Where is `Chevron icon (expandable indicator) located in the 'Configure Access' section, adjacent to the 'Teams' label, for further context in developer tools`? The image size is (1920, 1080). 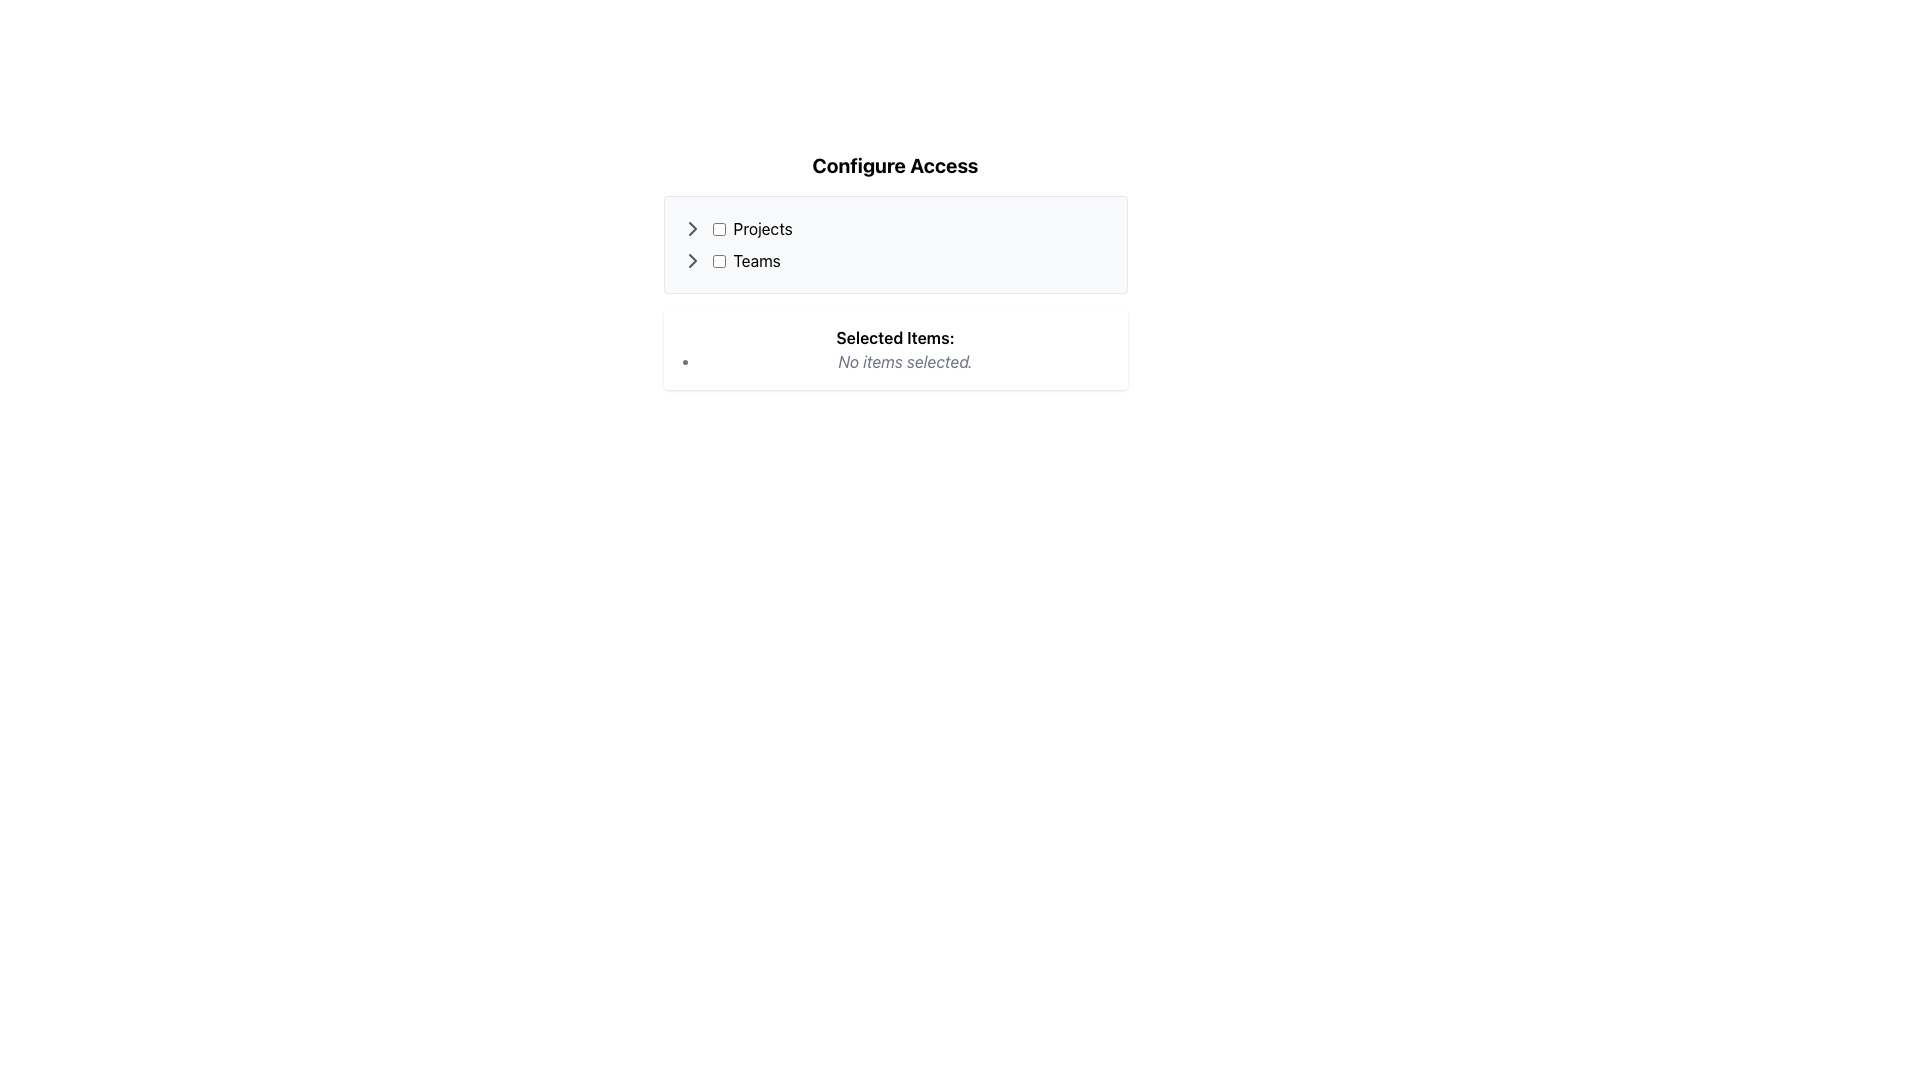 Chevron icon (expandable indicator) located in the 'Configure Access' section, adjacent to the 'Teams' label, for further context in developer tools is located at coordinates (692, 227).